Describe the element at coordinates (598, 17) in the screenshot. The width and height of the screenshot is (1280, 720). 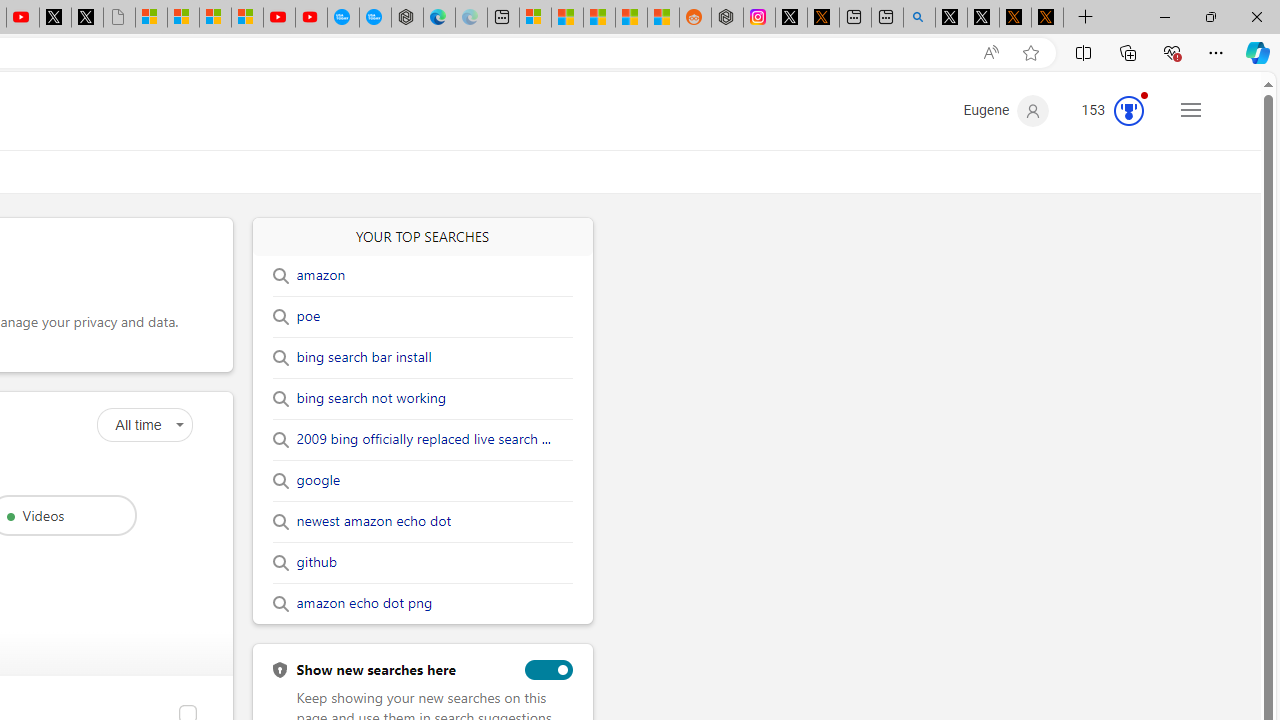
I see `'Shanghai, China hourly forecast | Microsoft Weather'` at that location.